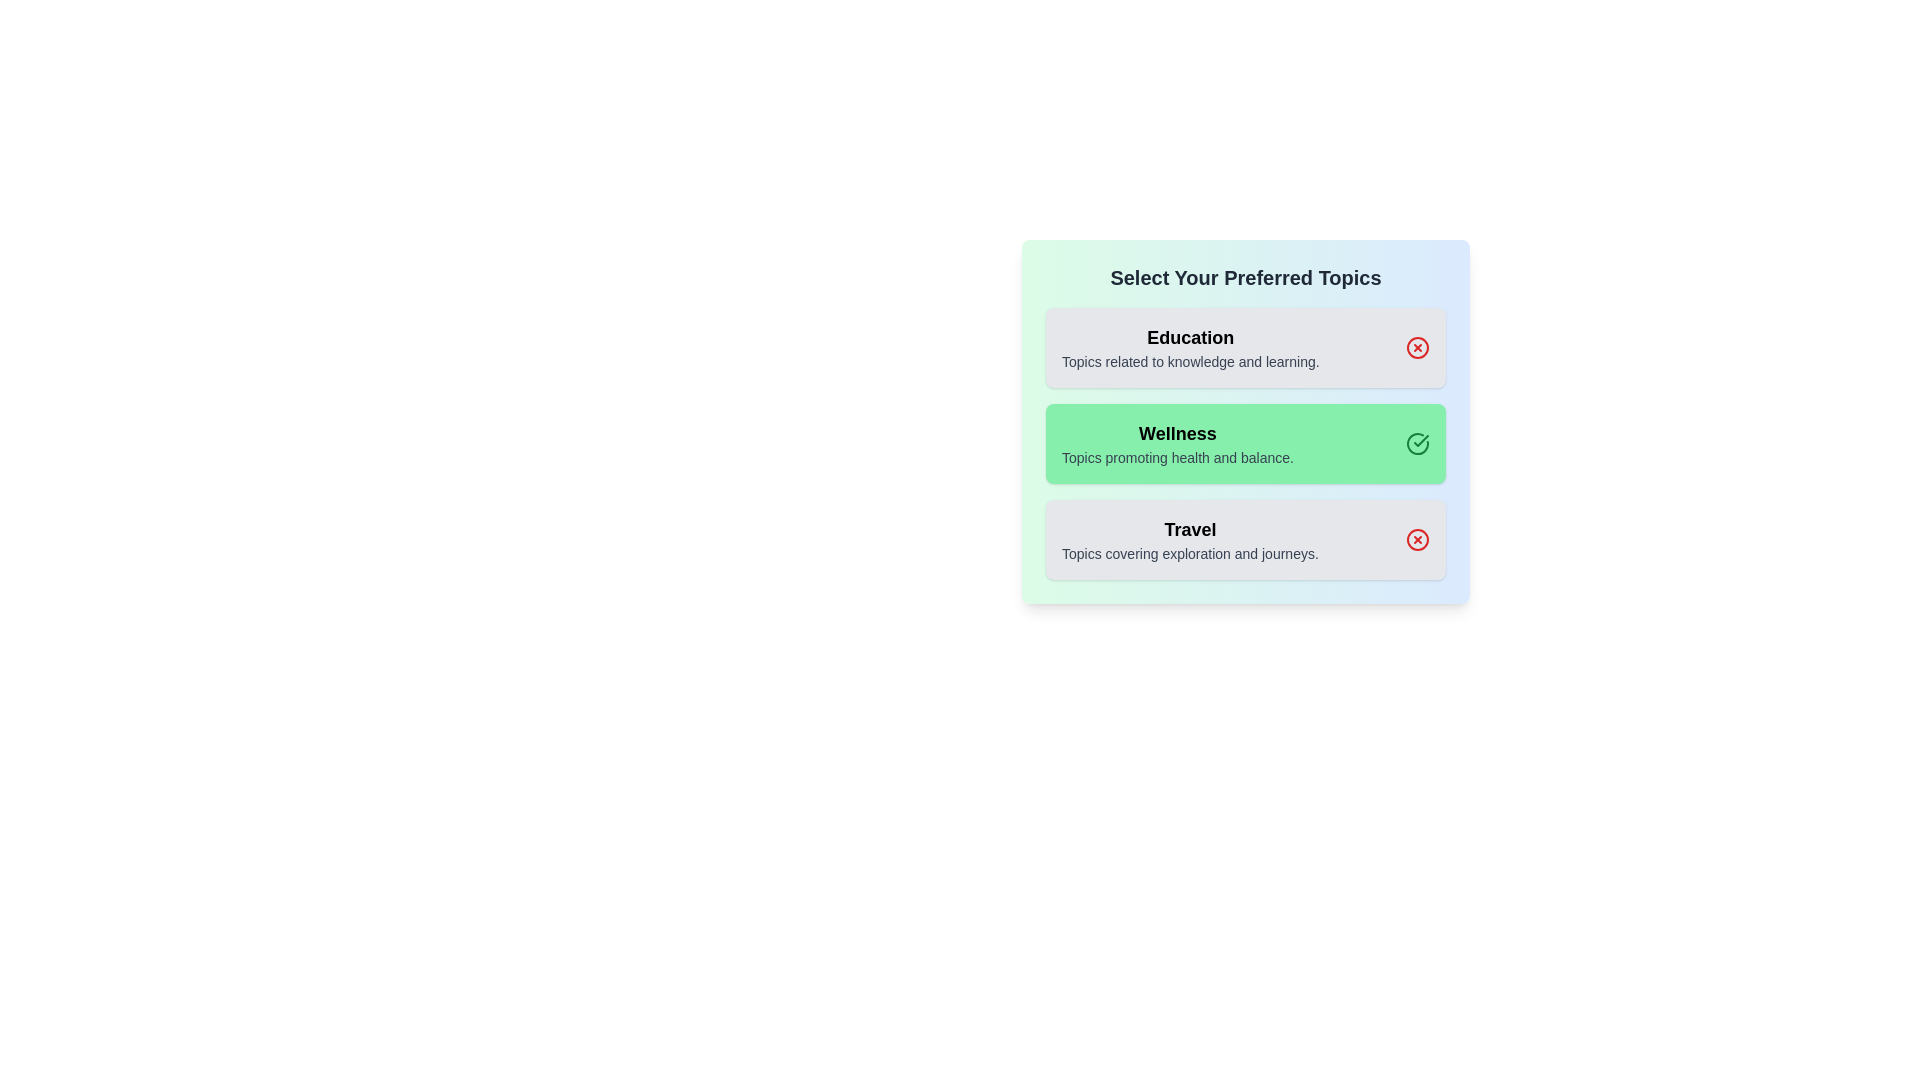 The width and height of the screenshot is (1920, 1080). I want to click on the panel corresponding to the topic Travel, so click(1245, 540).